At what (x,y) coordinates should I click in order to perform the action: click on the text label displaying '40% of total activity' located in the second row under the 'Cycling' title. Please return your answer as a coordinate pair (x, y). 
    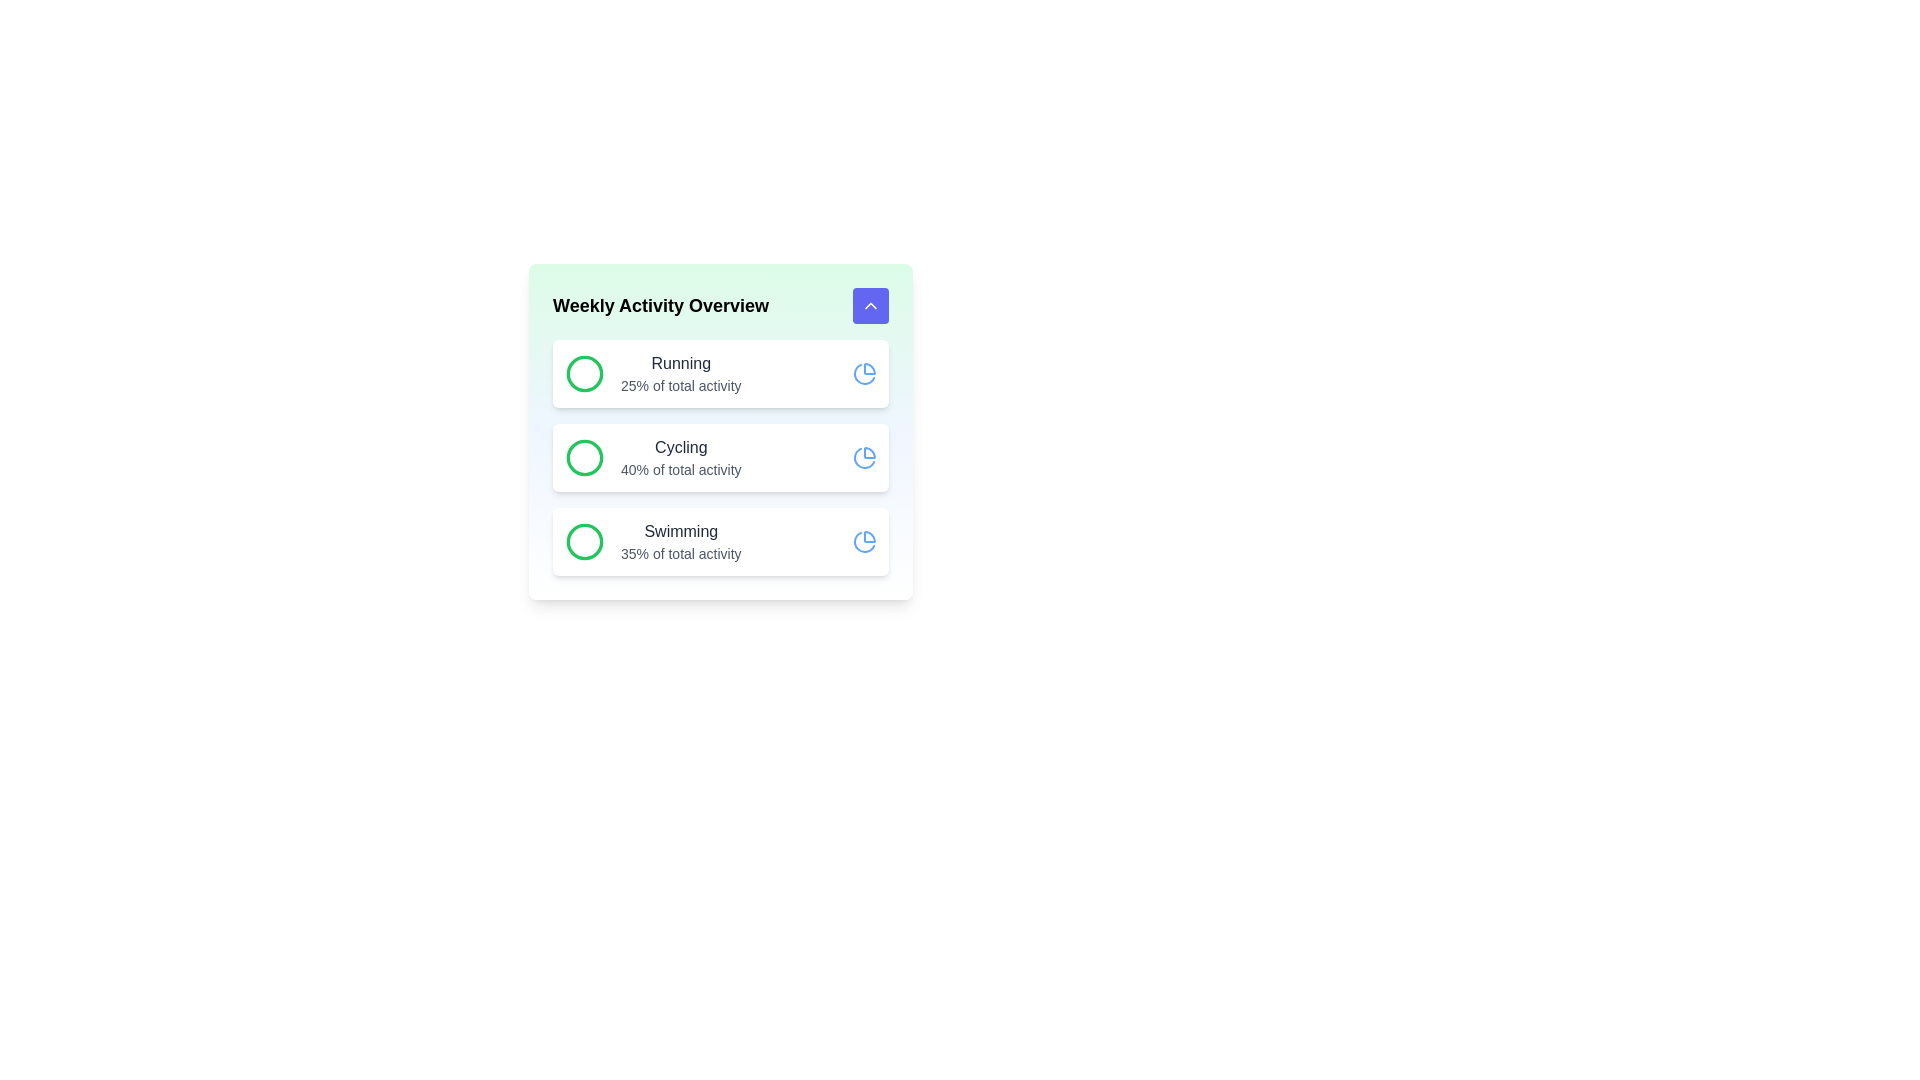
    Looking at the image, I should click on (681, 470).